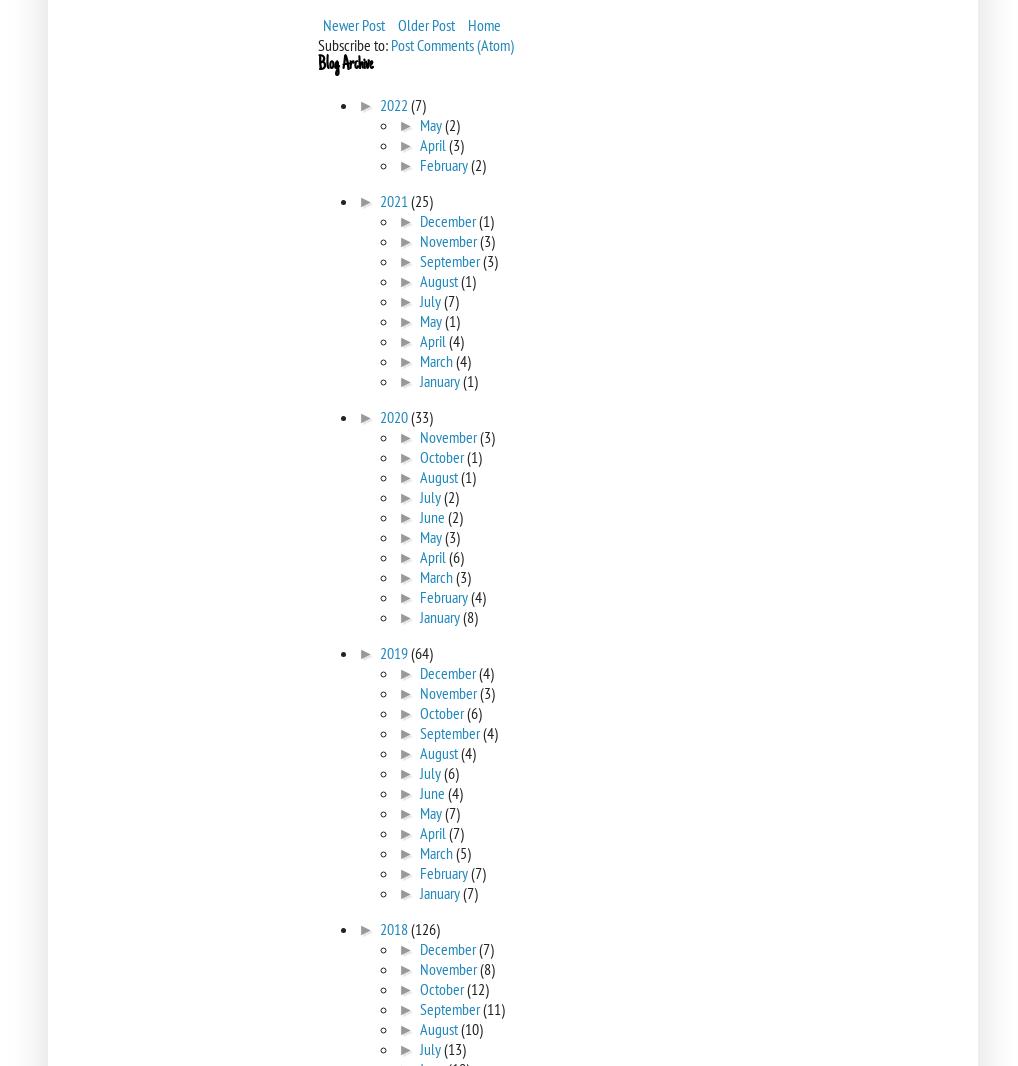 This screenshot has height=1066, width=1018. What do you see at coordinates (352, 24) in the screenshot?
I see `'Newer Post'` at bounding box center [352, 24].